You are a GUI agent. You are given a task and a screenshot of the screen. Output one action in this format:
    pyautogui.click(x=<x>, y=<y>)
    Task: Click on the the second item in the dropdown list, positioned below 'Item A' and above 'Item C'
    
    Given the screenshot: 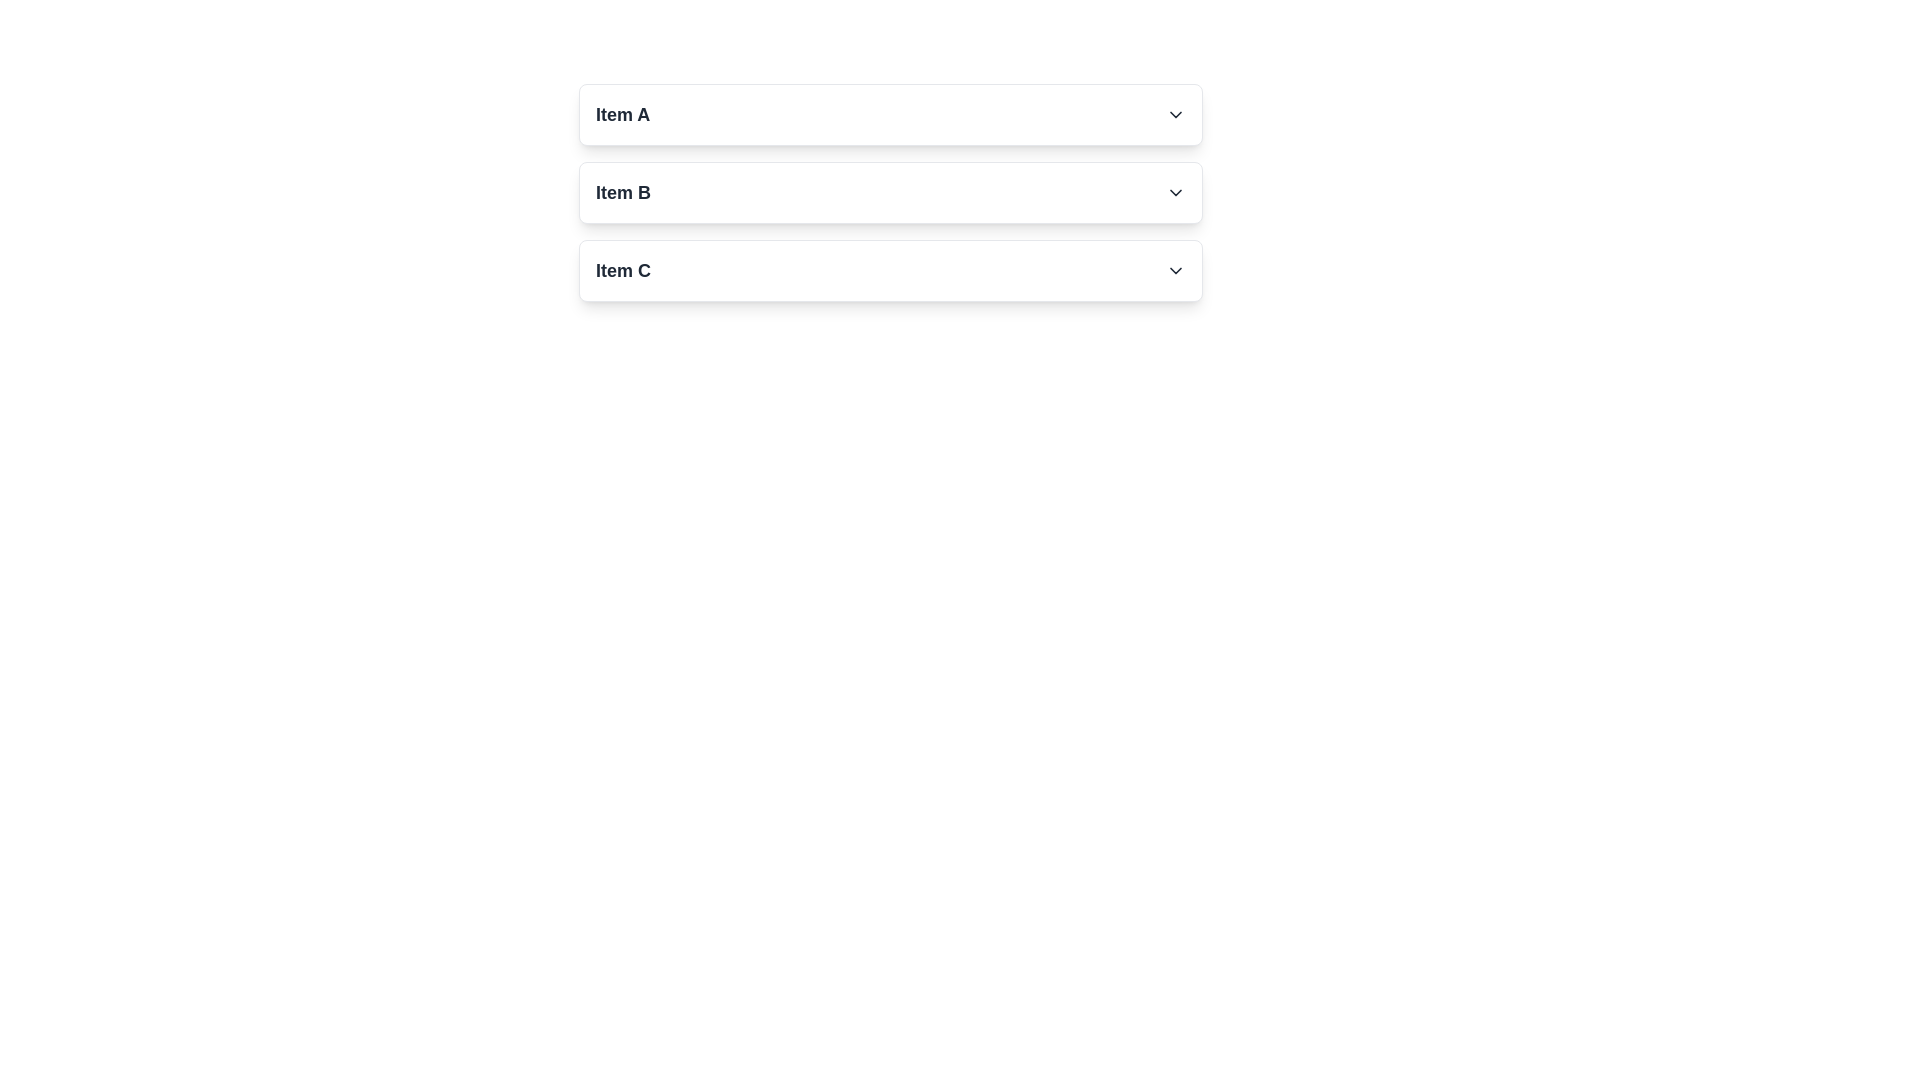 What is the action you would take?
    pyautogui.click(x=890, y=192)
    